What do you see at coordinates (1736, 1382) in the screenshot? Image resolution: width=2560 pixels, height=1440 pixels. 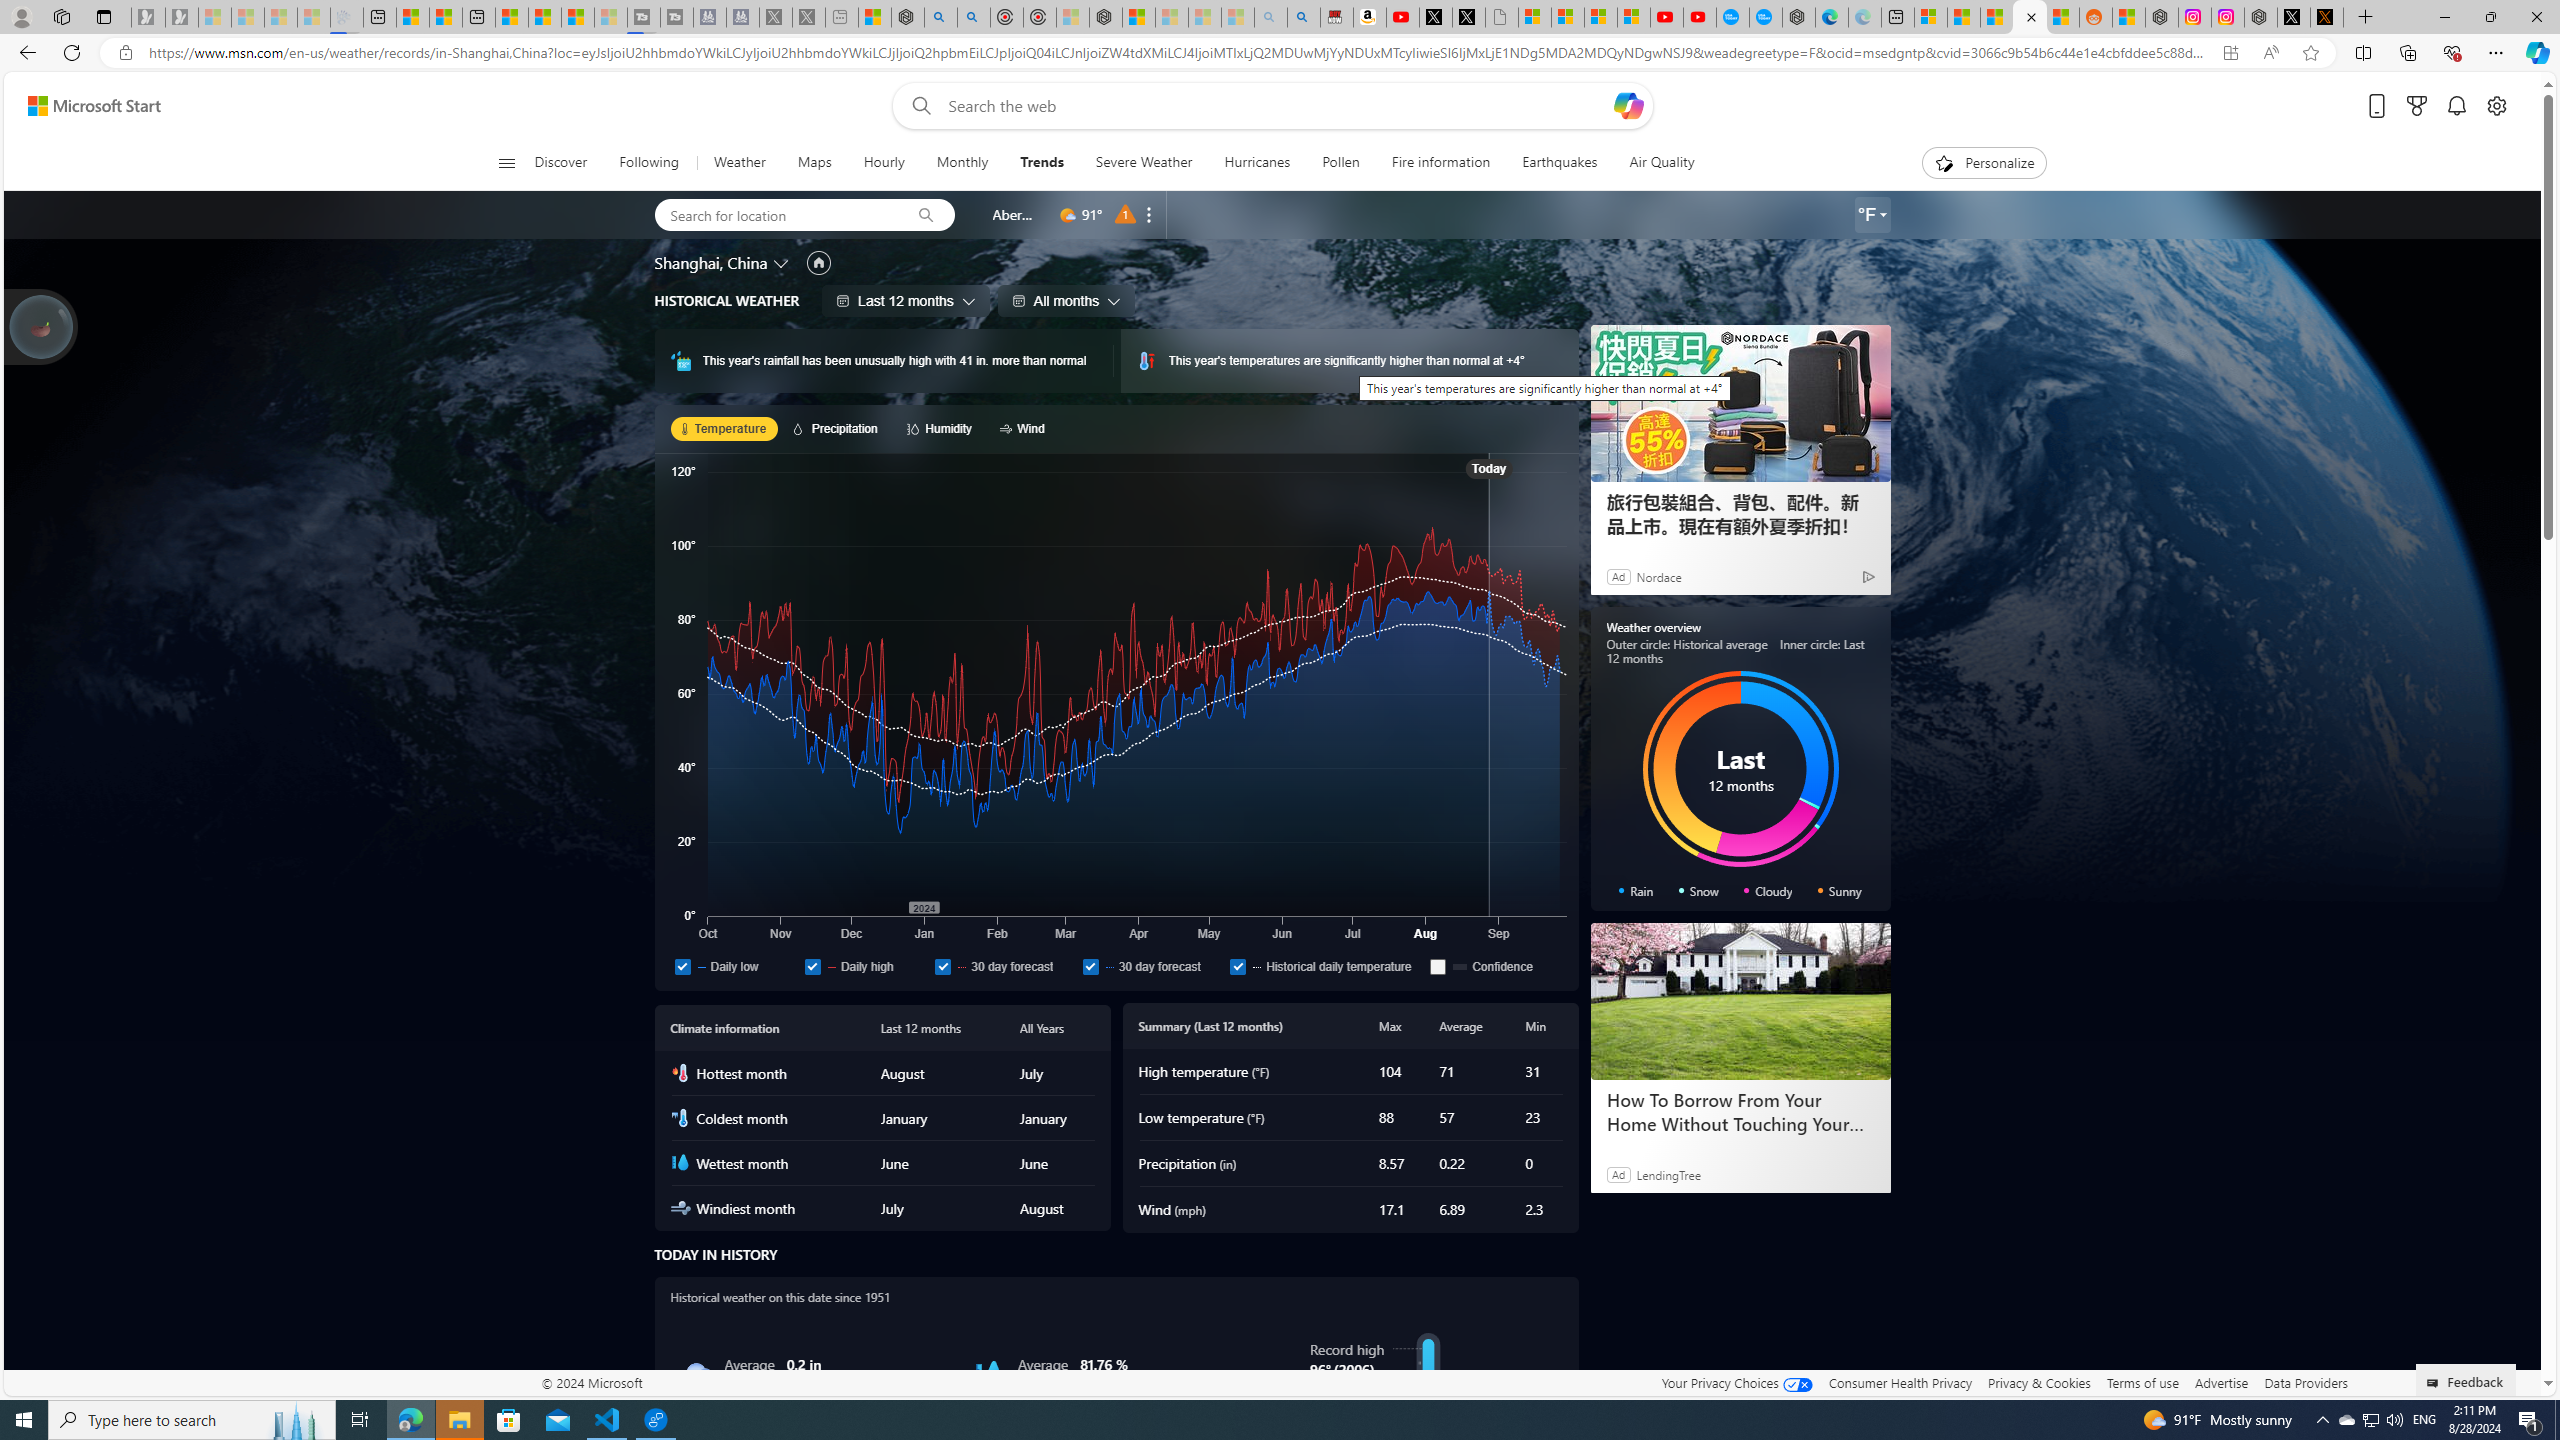 I see `'Your Privacy Choices'` at bounding box center [1736, 1382].